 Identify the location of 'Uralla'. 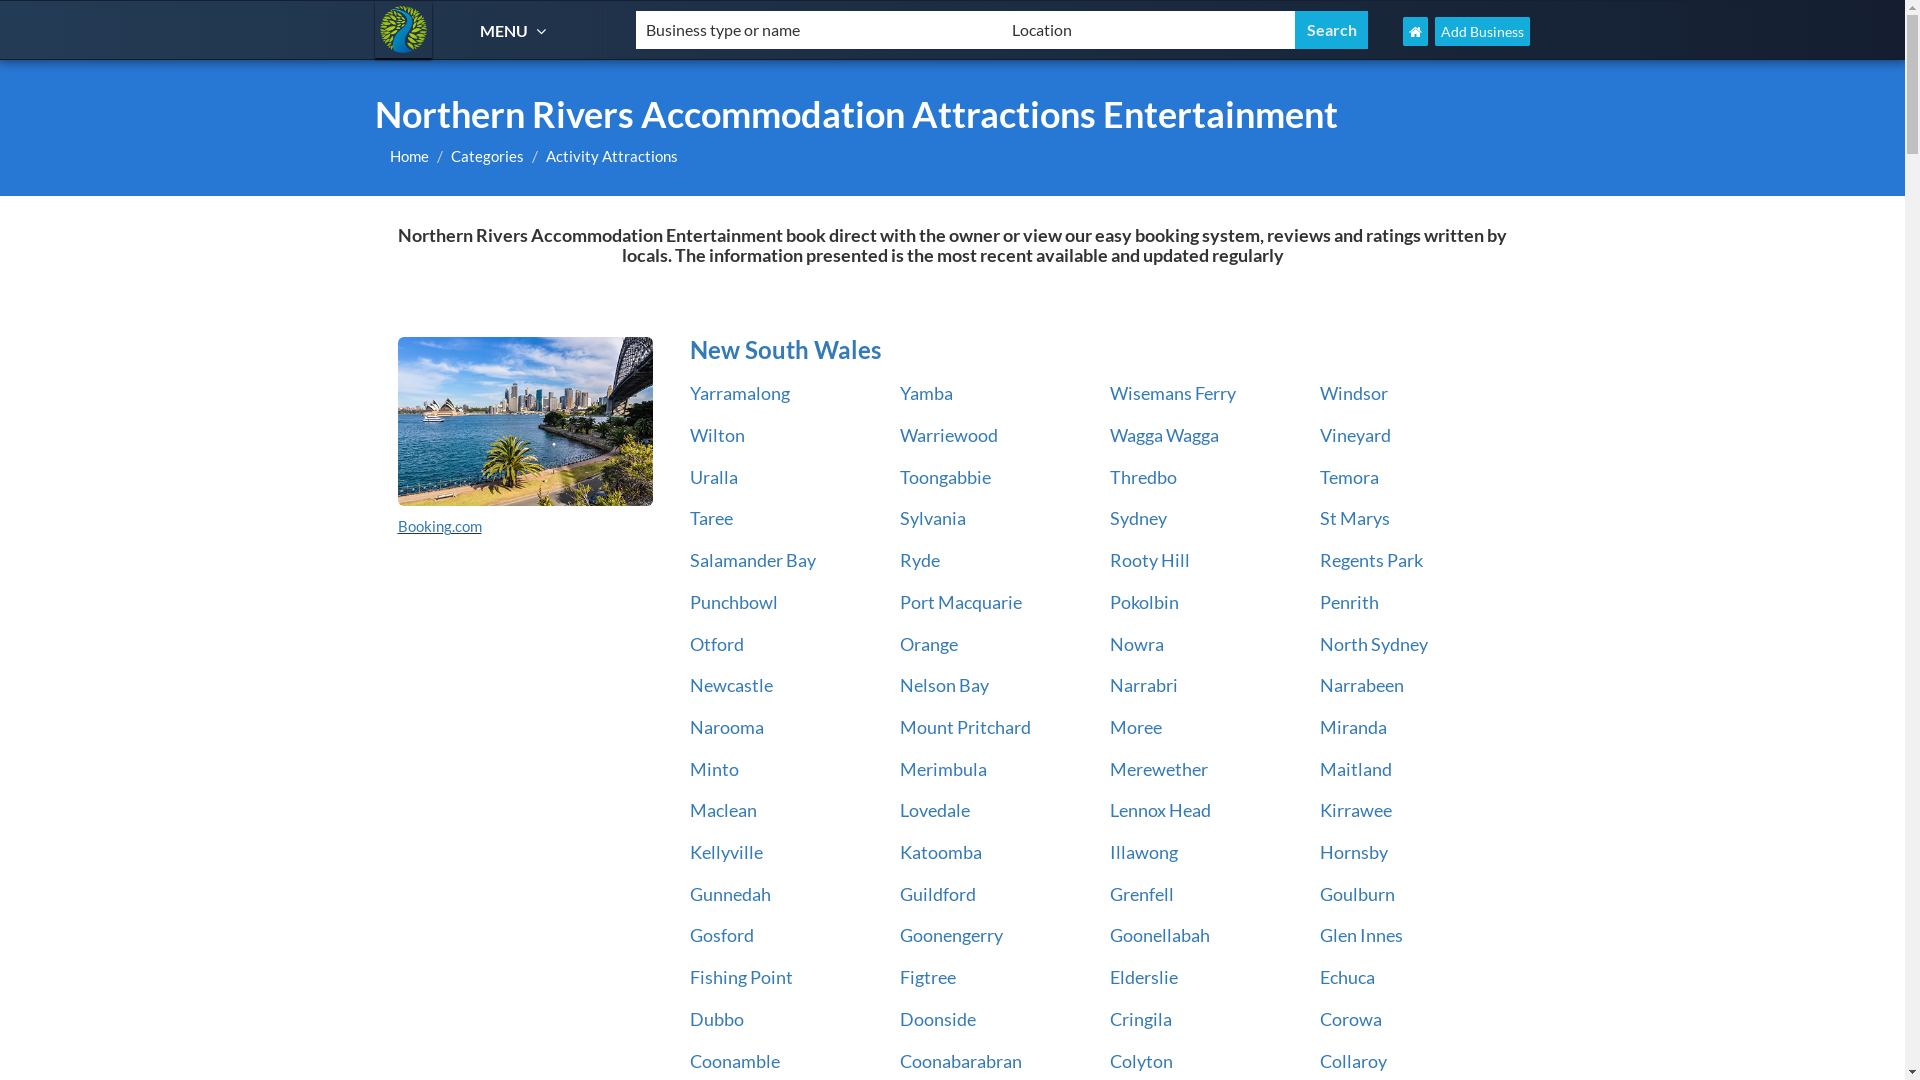
(690, 477).